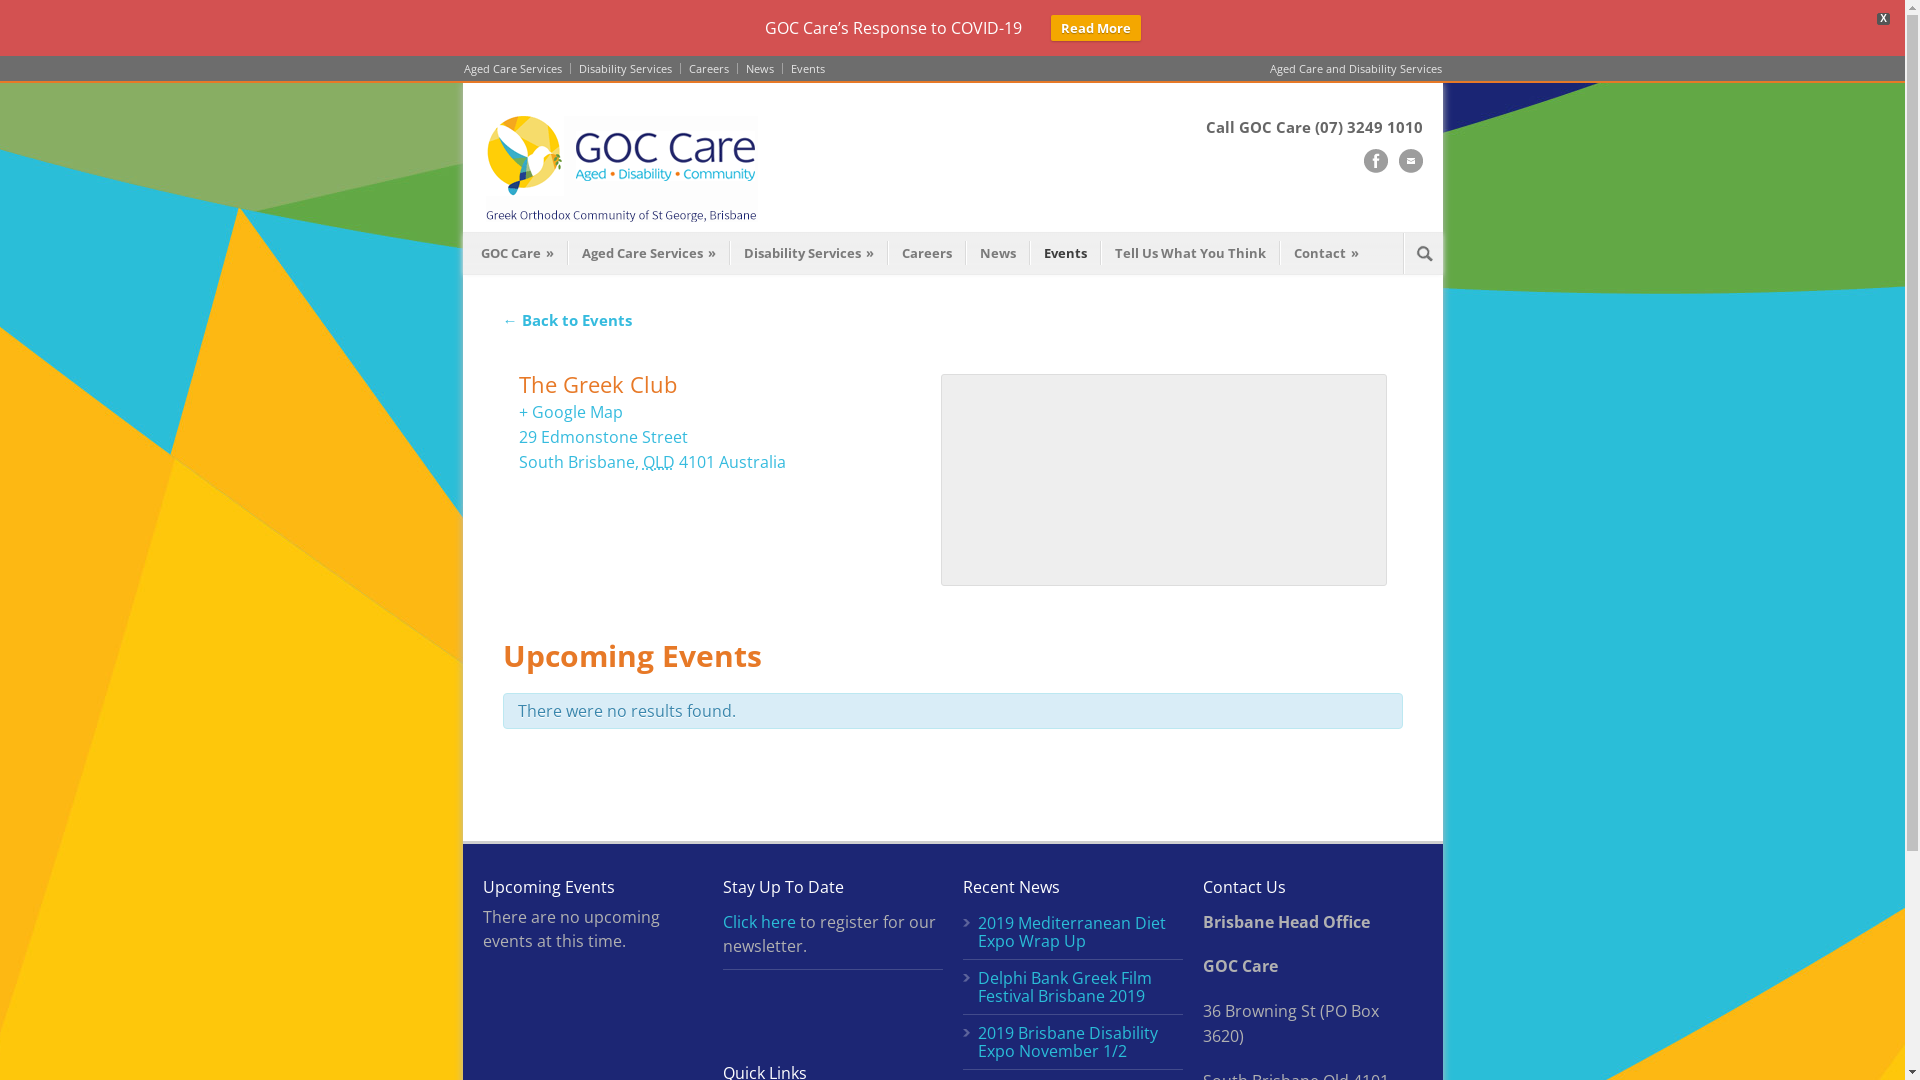  I want to click on '2019 Mediterranean Diet Expo Wrap Up', so click(1070, 932).